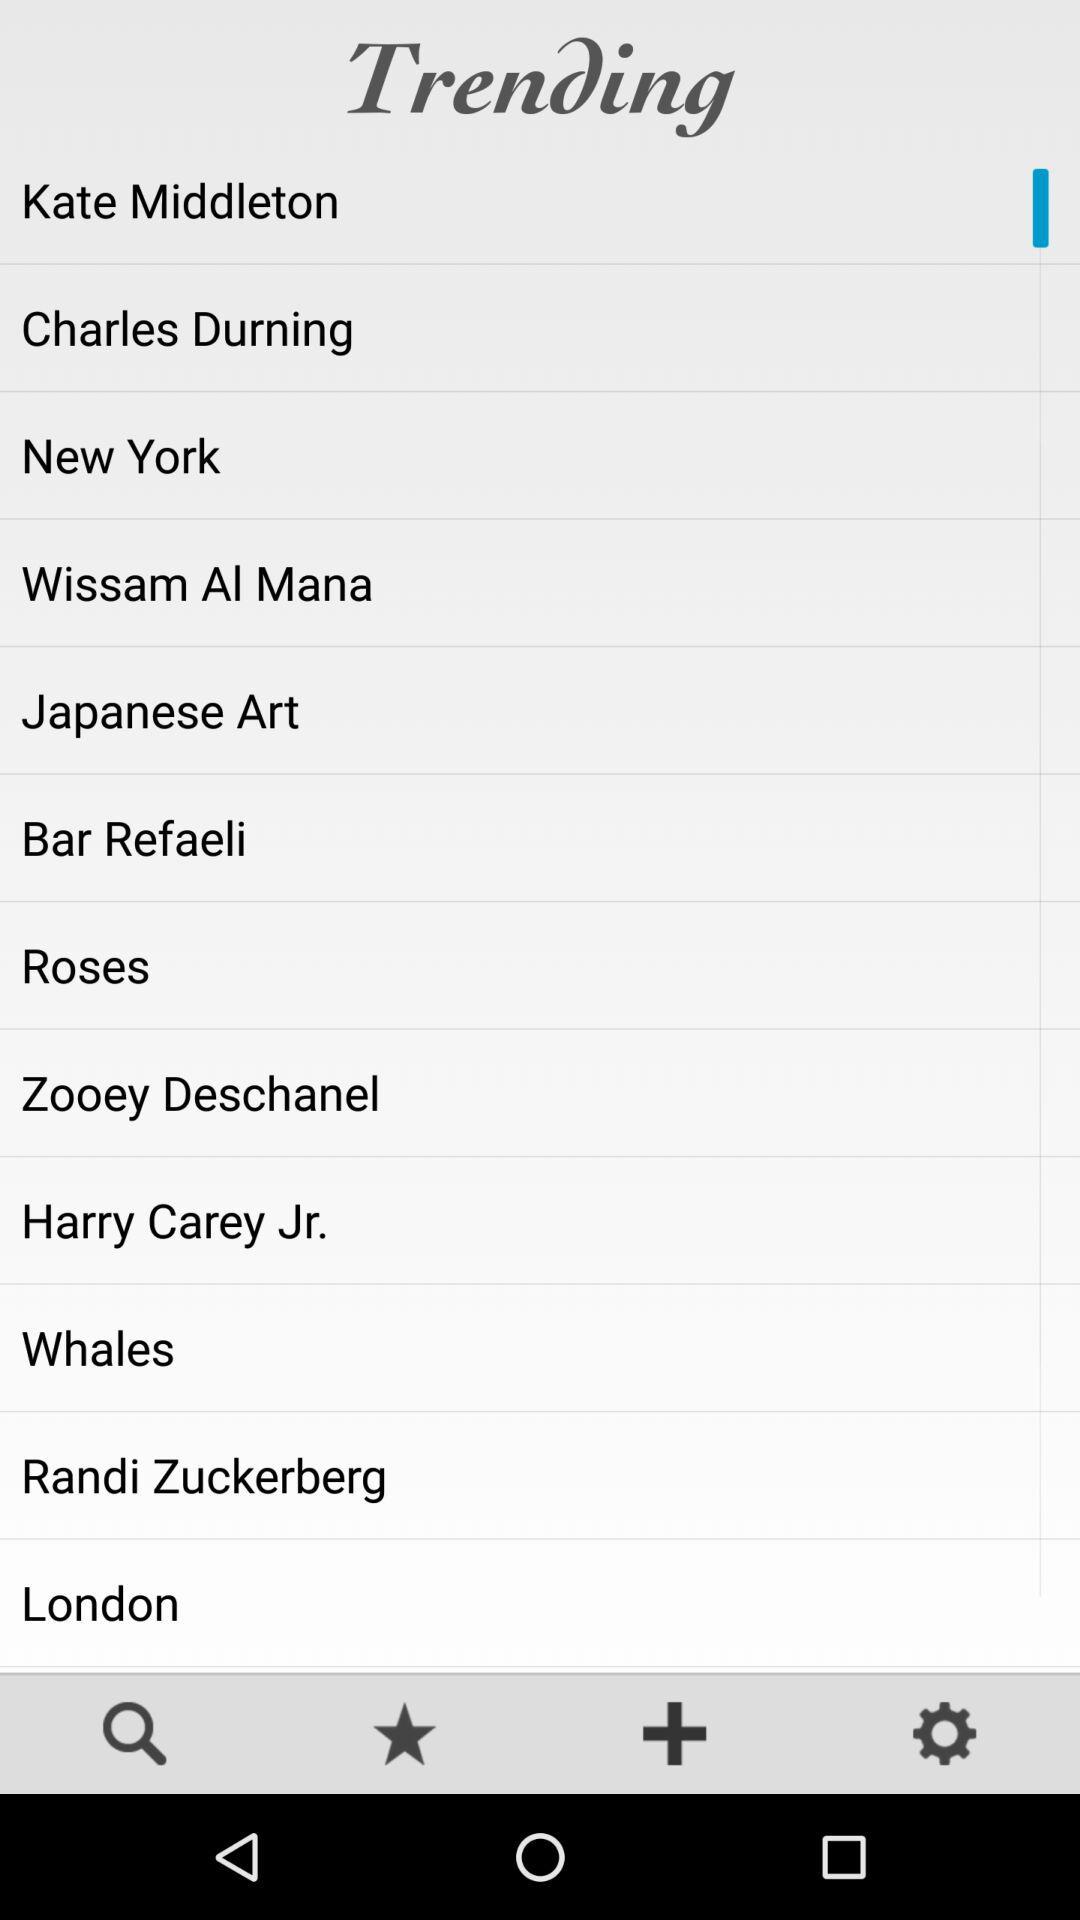  What do you see at coordinates (945, 1735) in the screenshot?
I see `settings` at bounding box center [945, 1735].